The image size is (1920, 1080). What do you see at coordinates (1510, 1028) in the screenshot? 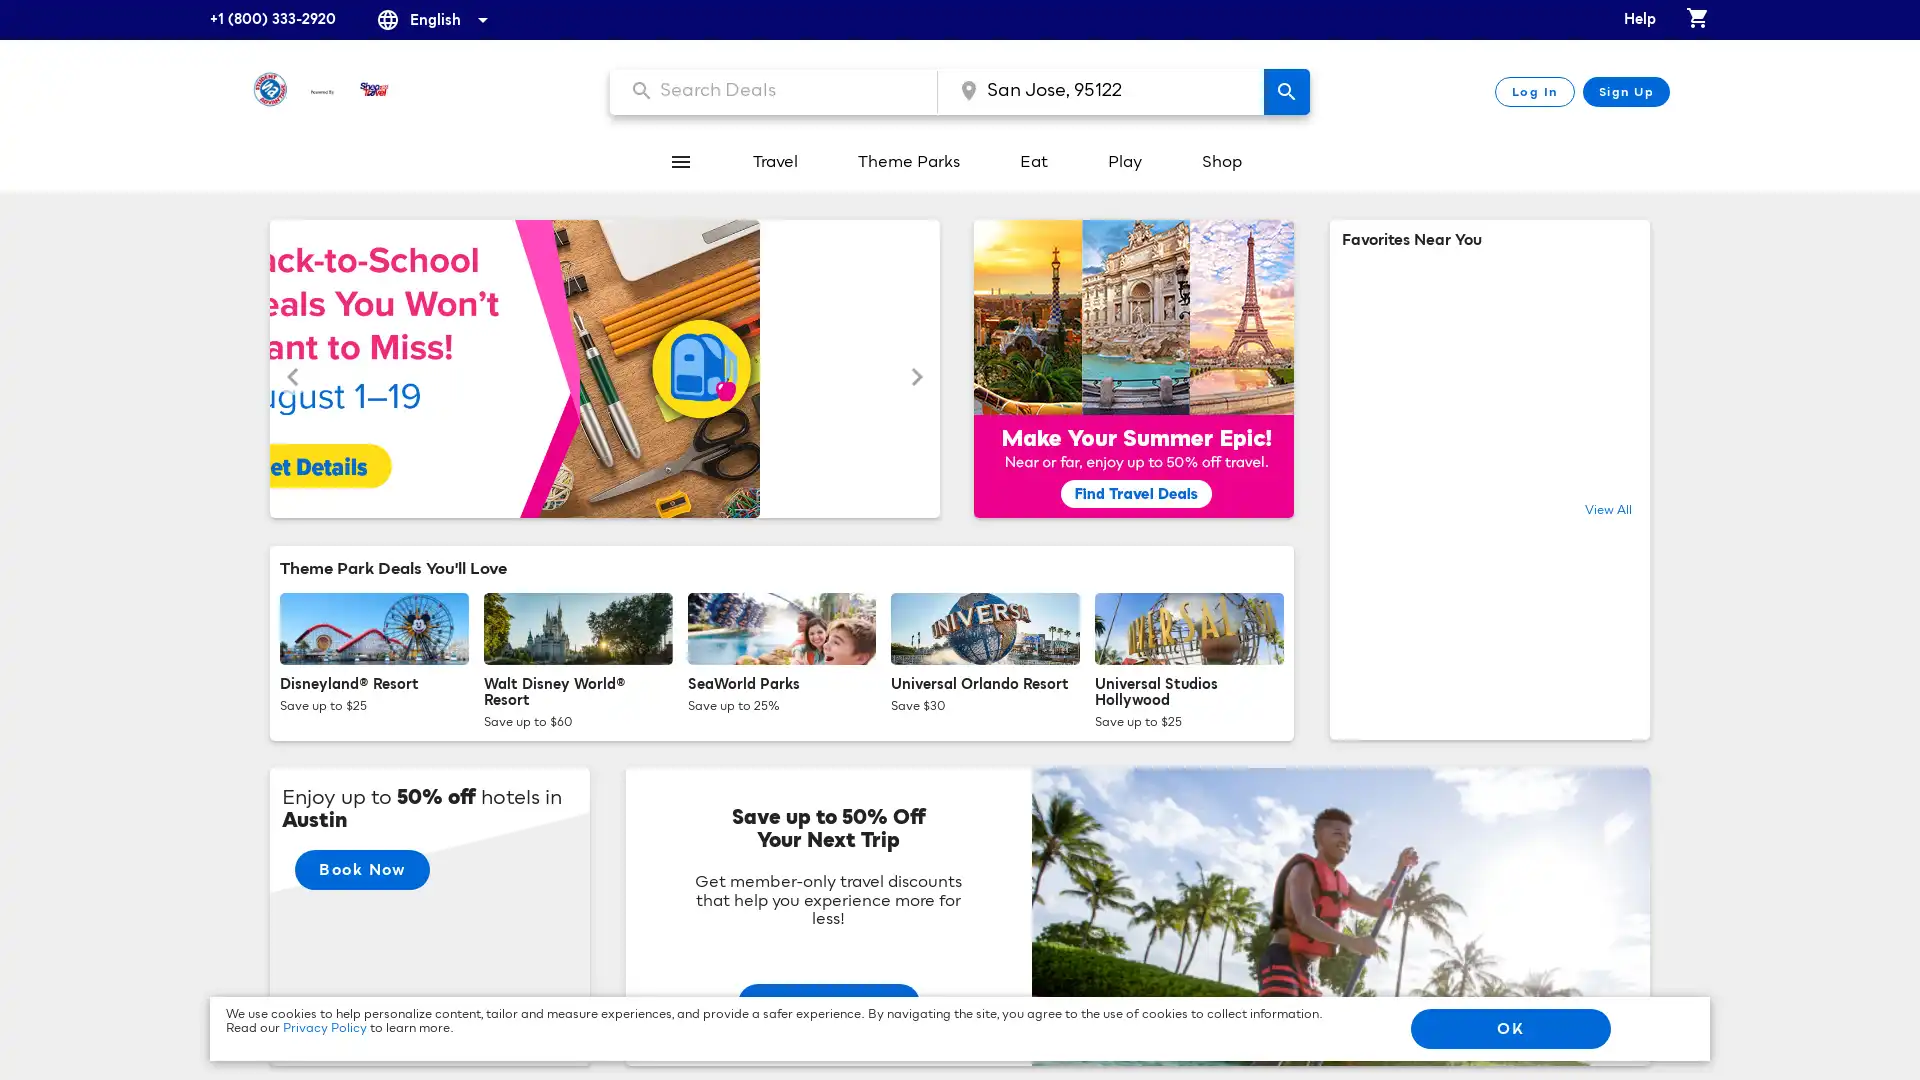
I see `OK` at bounding box center [1510, 1028].